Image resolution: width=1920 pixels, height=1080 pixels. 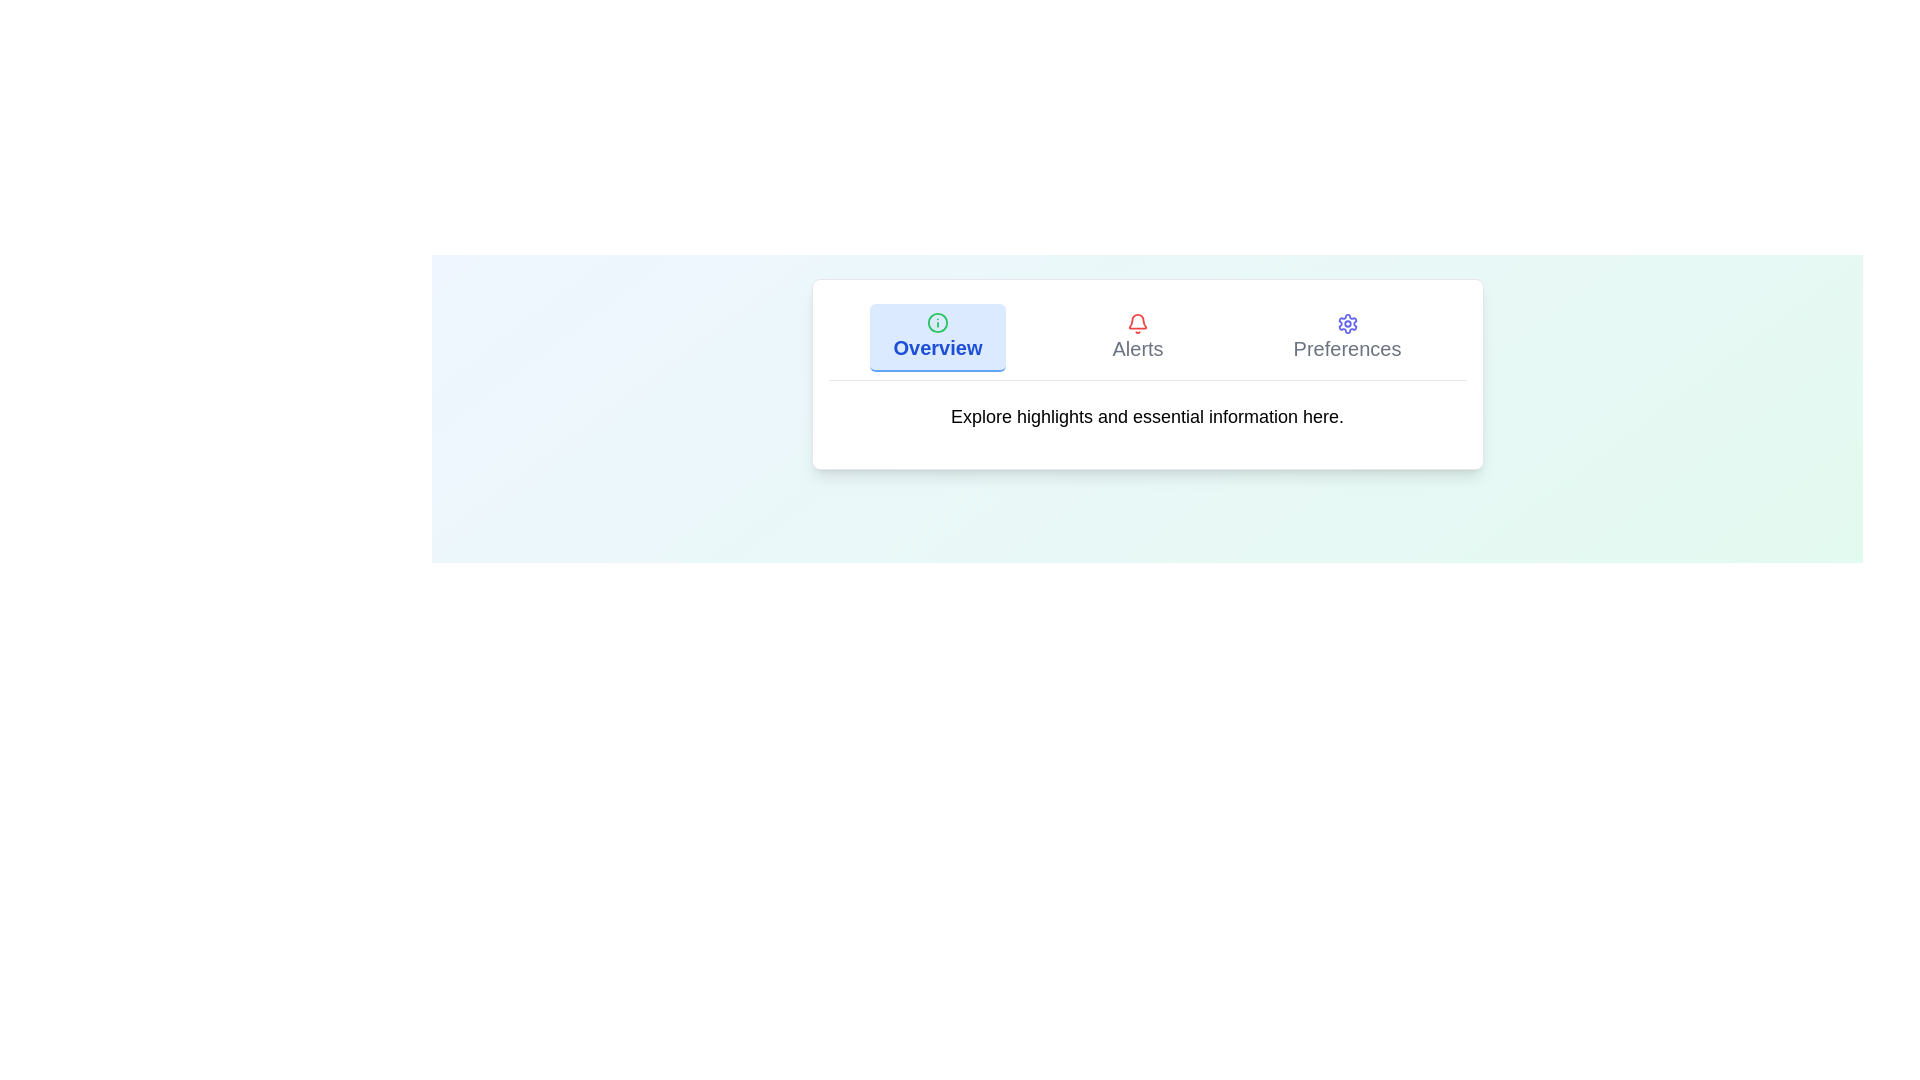 I want to click on the tab button labeled Preferences to observe its visual feedback, so click(x=1347, y=337).